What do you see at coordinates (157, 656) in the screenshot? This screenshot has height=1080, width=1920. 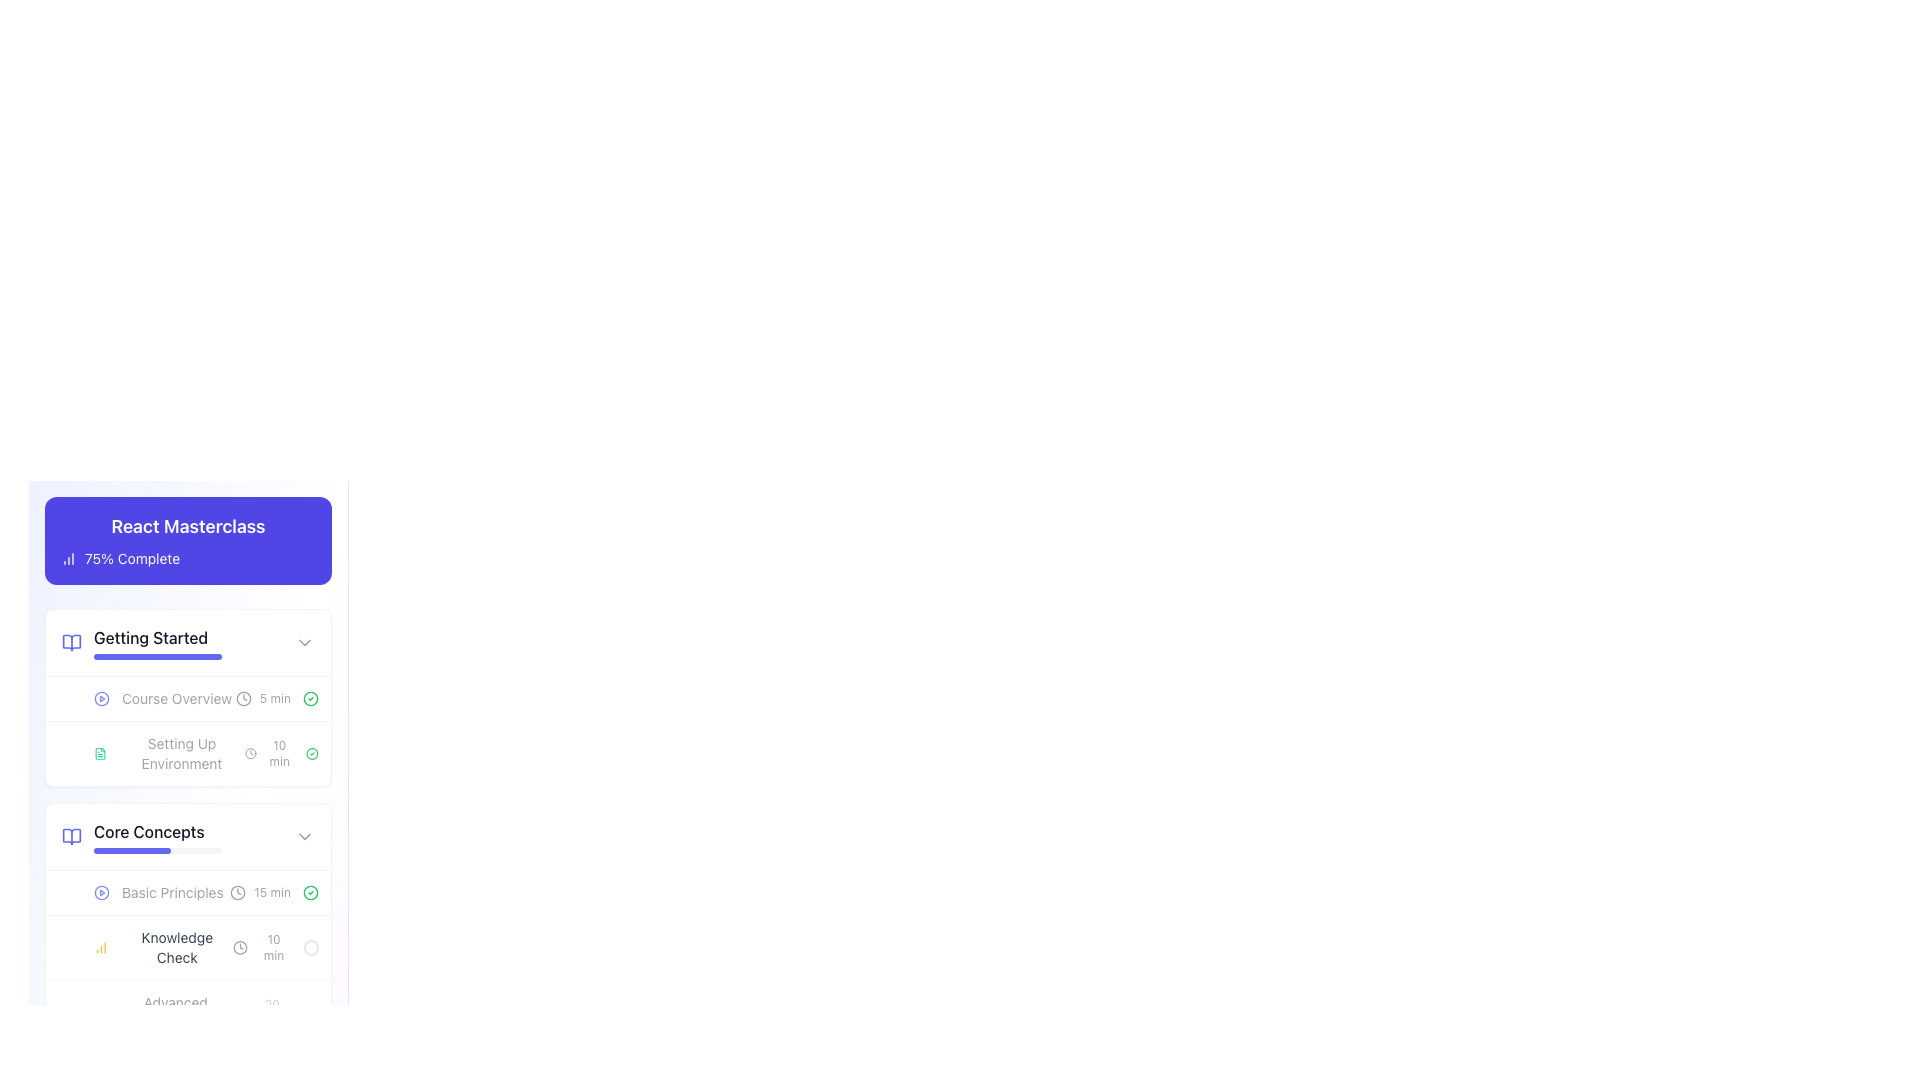 I see `the progress bar located directly beneath the 'Getting Started' text, which visually represents the completion progress of this section` at bounding box center [157, 656].